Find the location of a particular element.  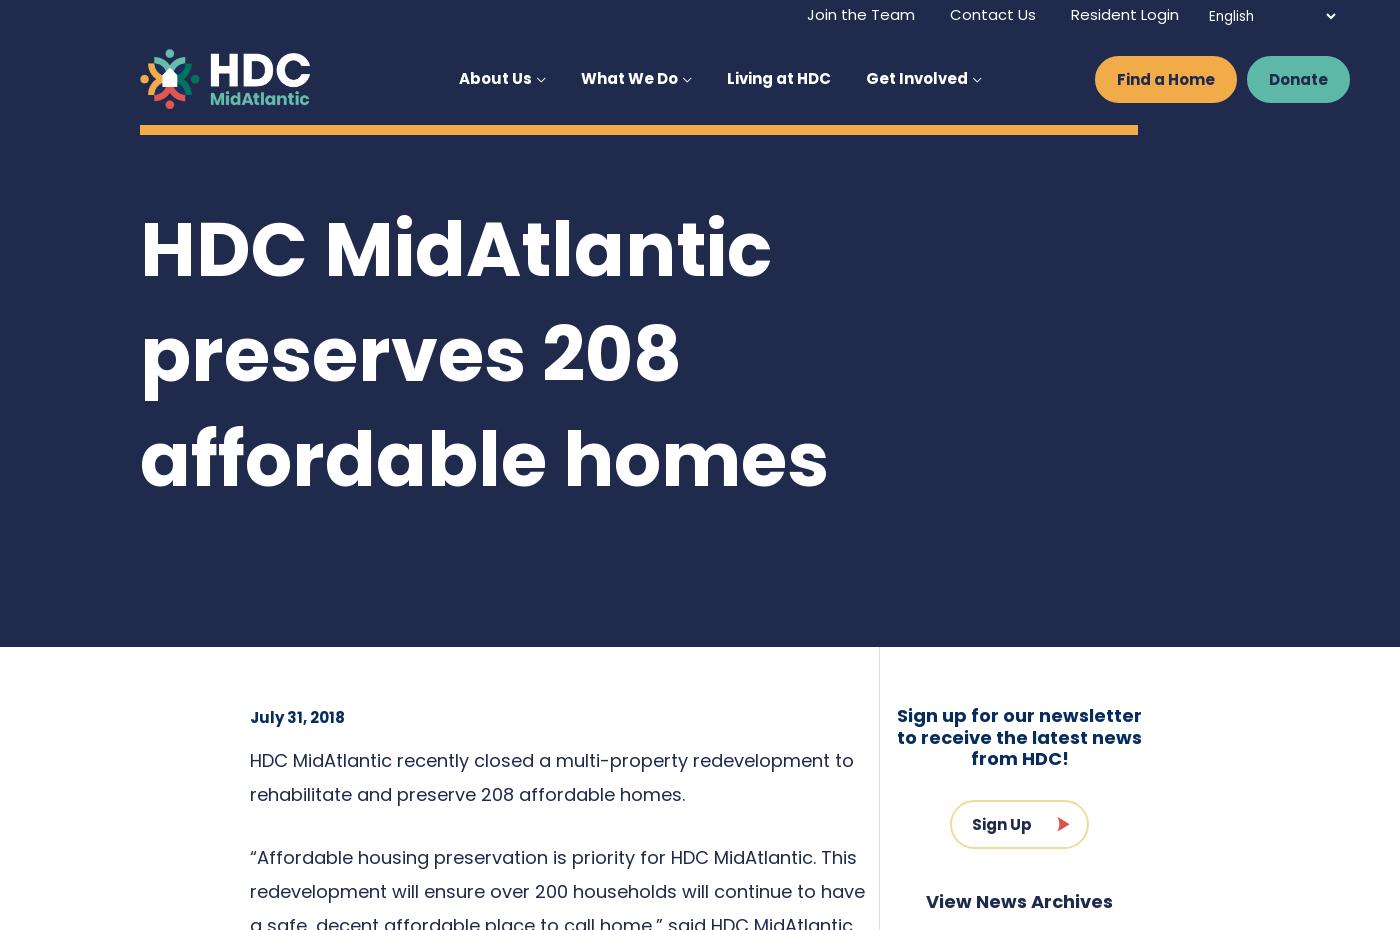

'Find a Home' is located at coordinates (1166, 78).